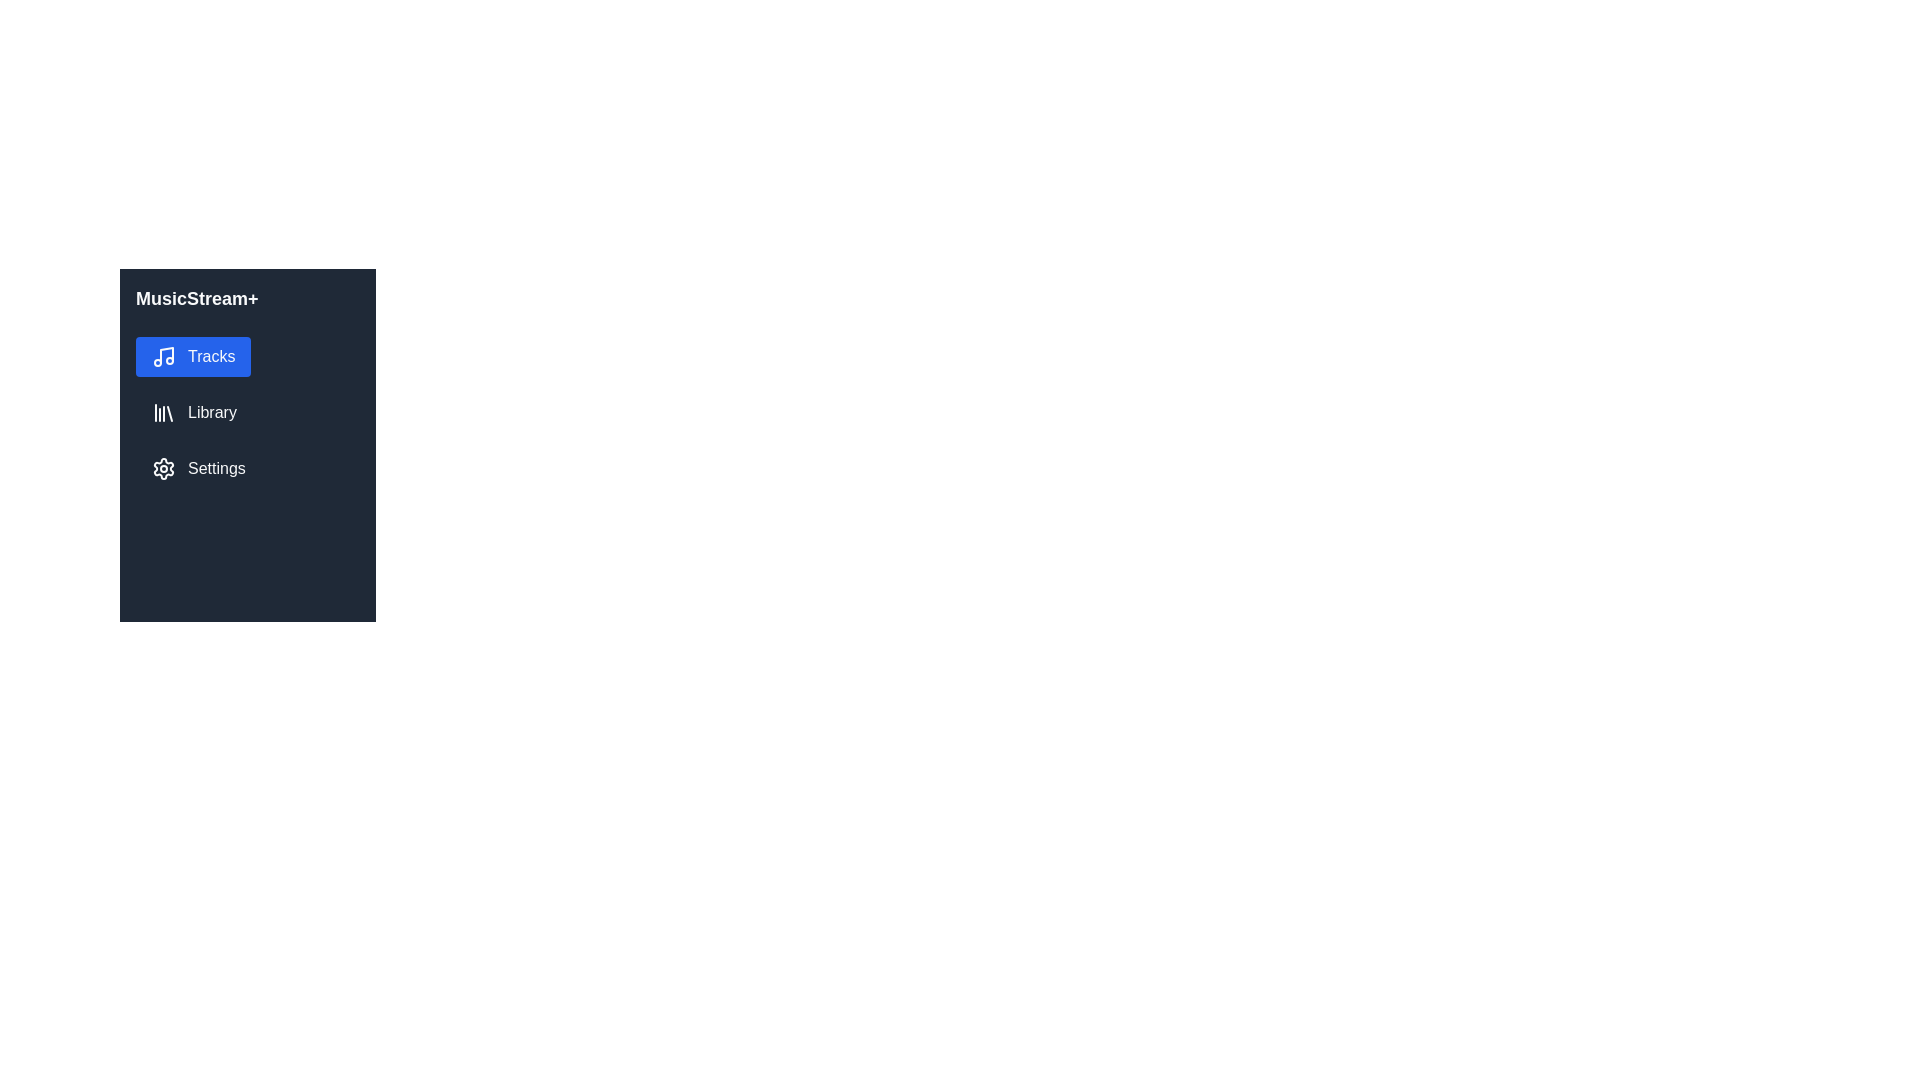 Image resolution: width=1920 pixels, height=1080 pixels. Describe the element at coordinates (212, 411) in the screenshot. I see `the 'Library' text label in the sidebar navigation` at that location.